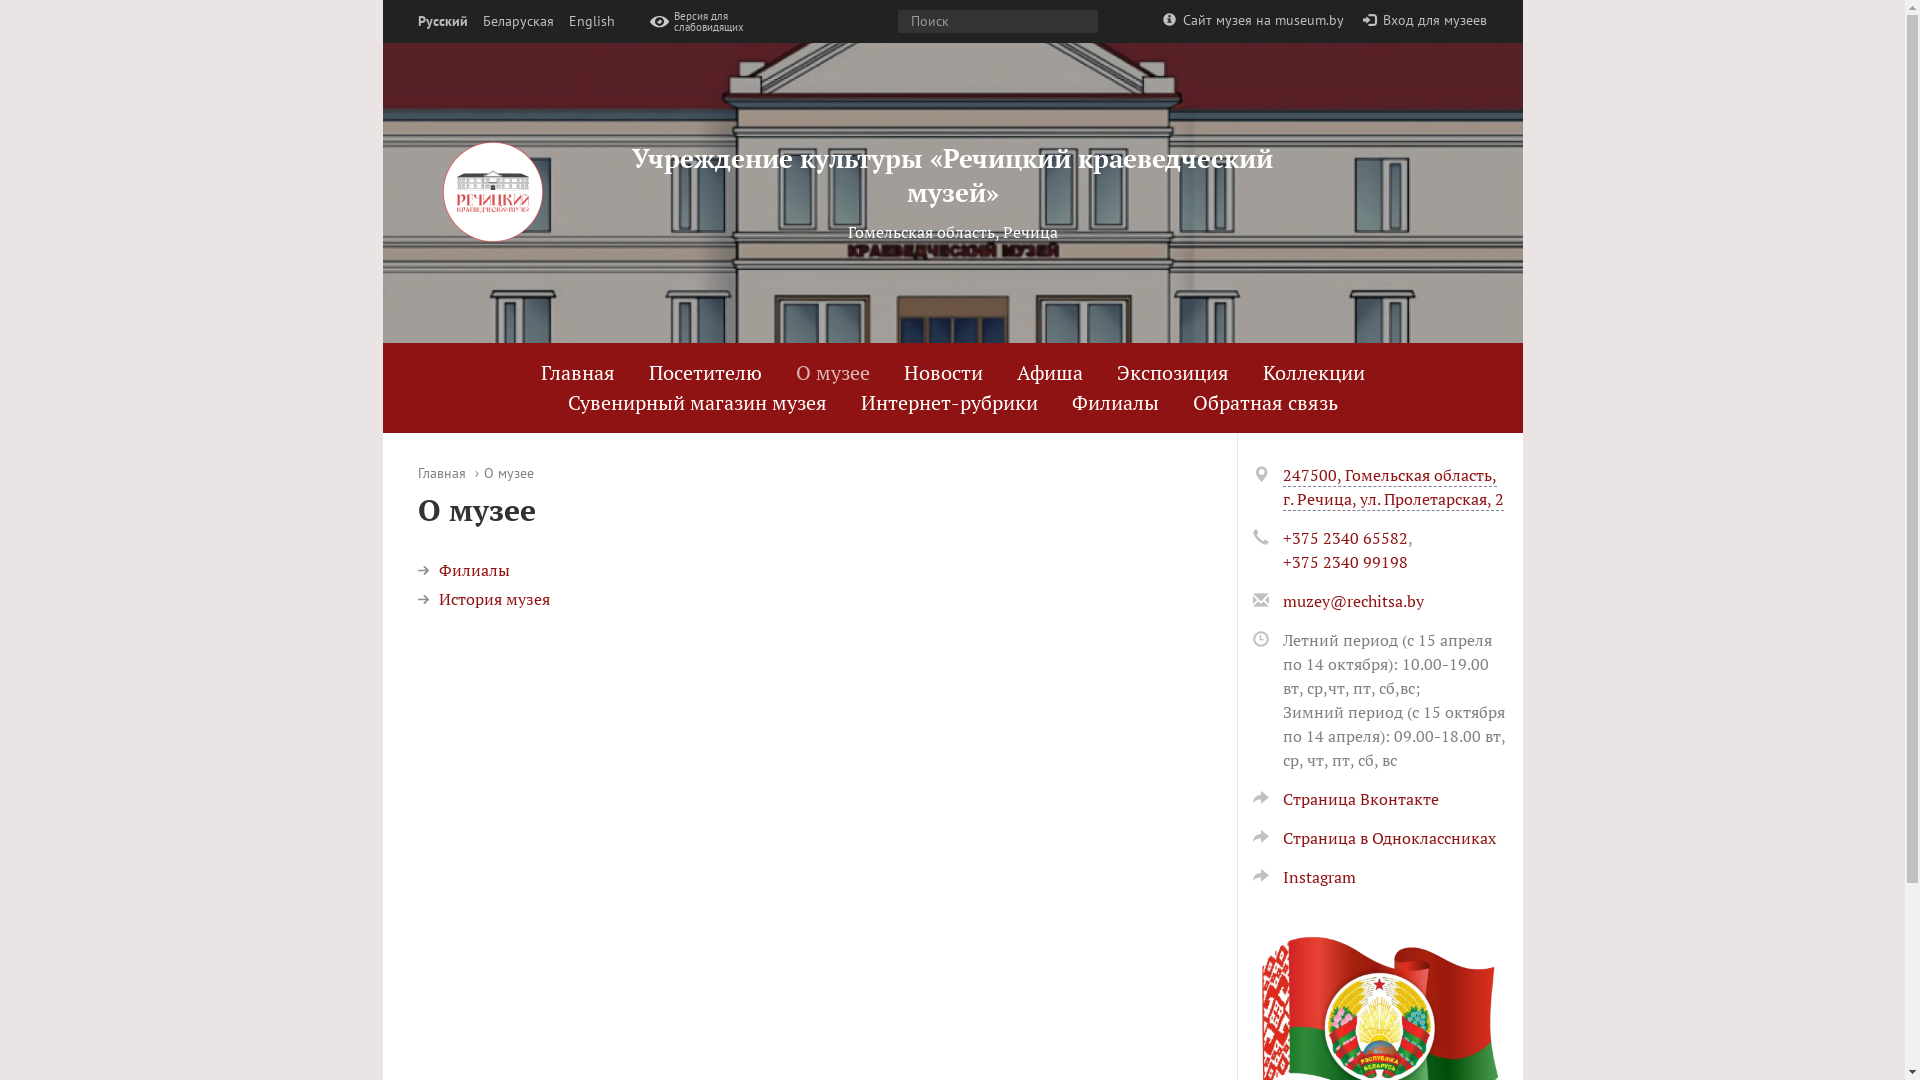  I want to click on 'Instagram', so click(1251, 875).